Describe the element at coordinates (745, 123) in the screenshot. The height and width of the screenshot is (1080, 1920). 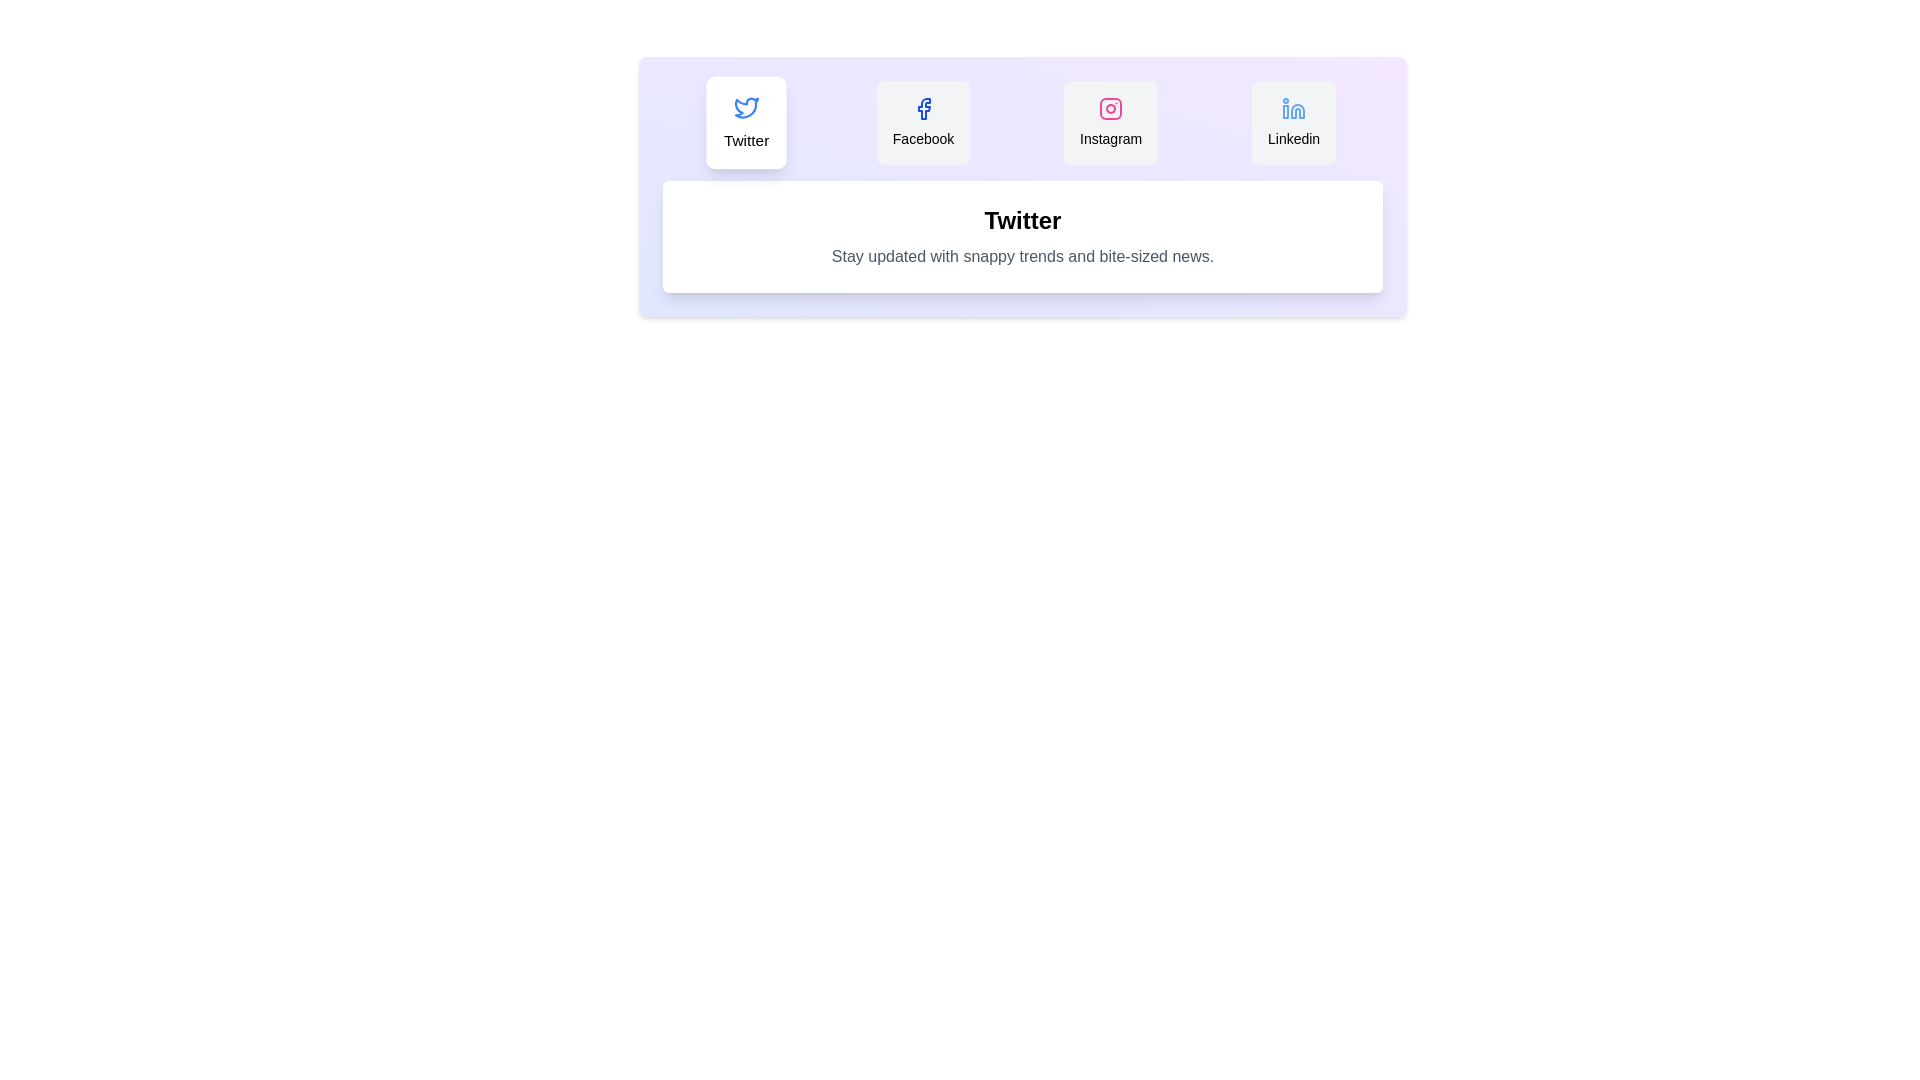
I see `the Twitter tab by clicking on its respective button` at that location.